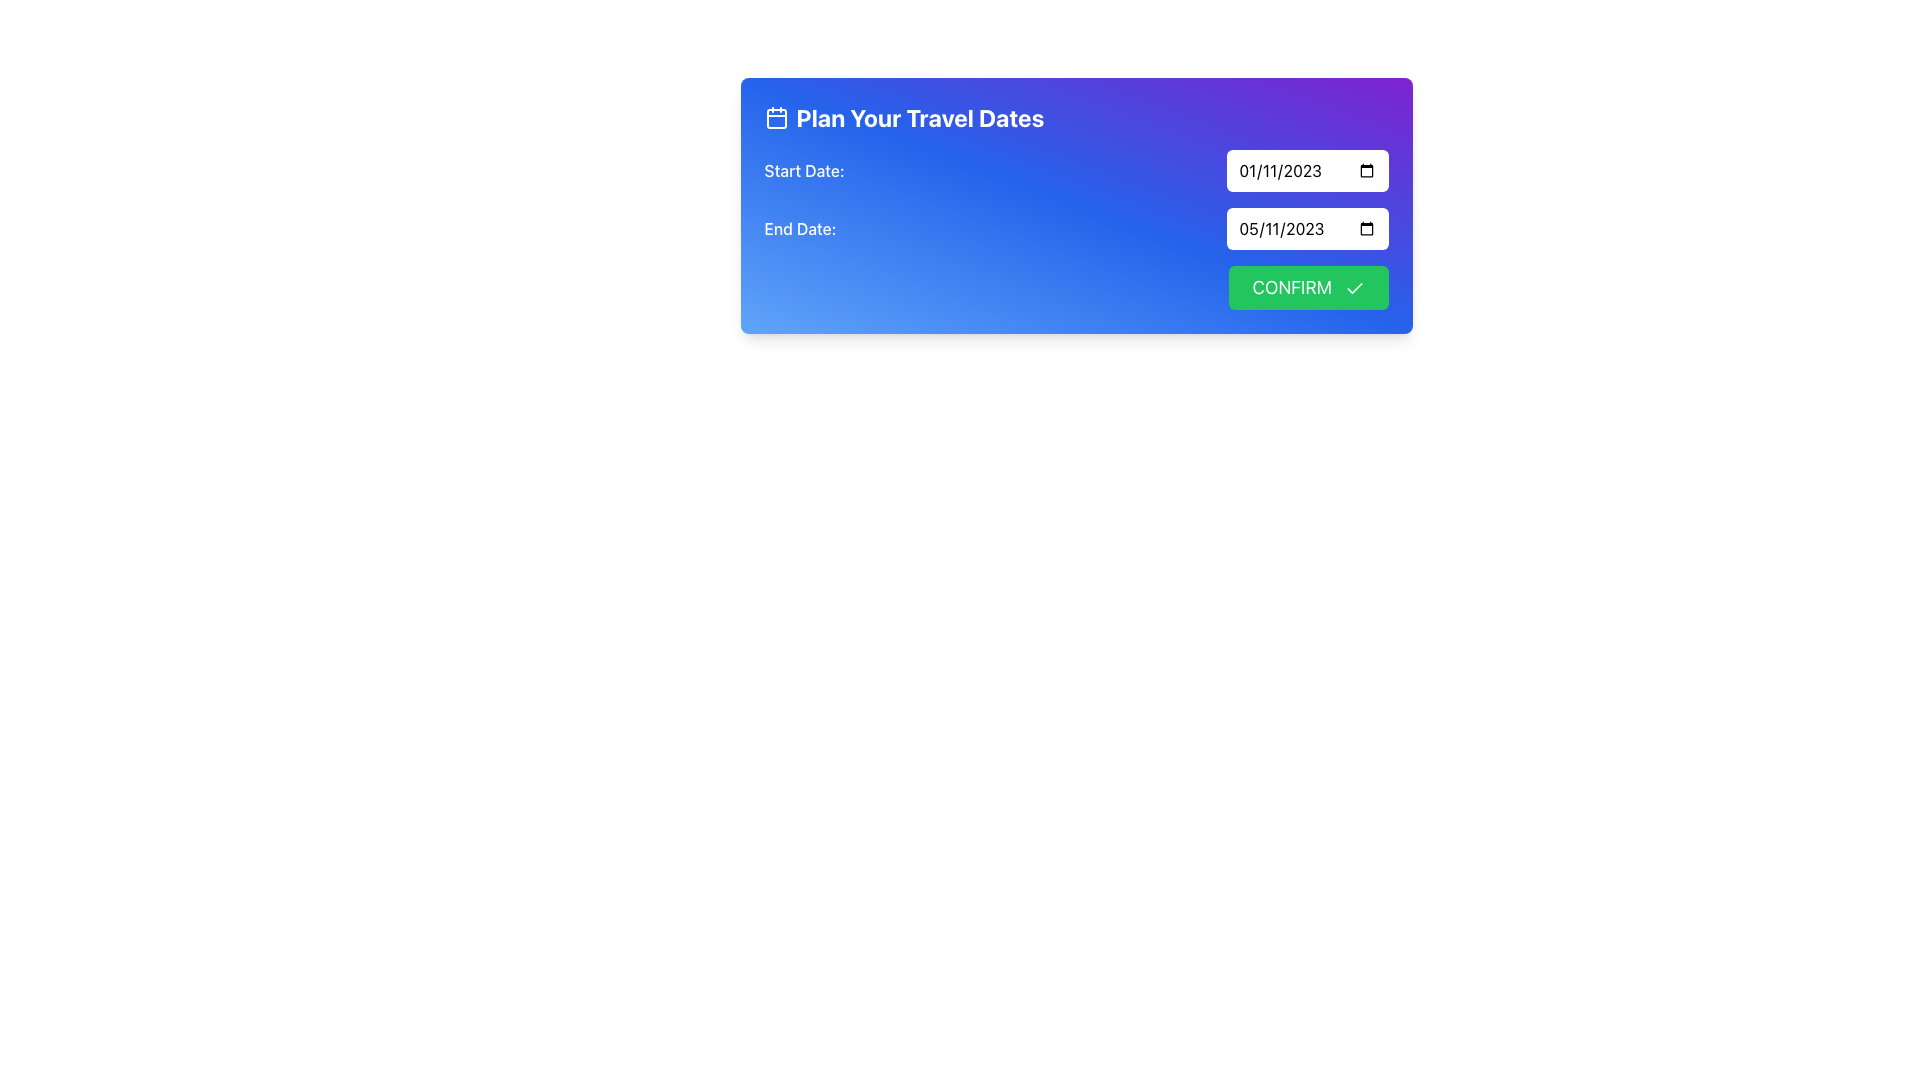 Image resolution: width=1920 pixels, height=1080 pixels. I want to click on the date input field for the end of a travel period located below the 'Start Date:' field and to the right of the 'End Date:' label to enable keyboard input, so click(1307, 227).